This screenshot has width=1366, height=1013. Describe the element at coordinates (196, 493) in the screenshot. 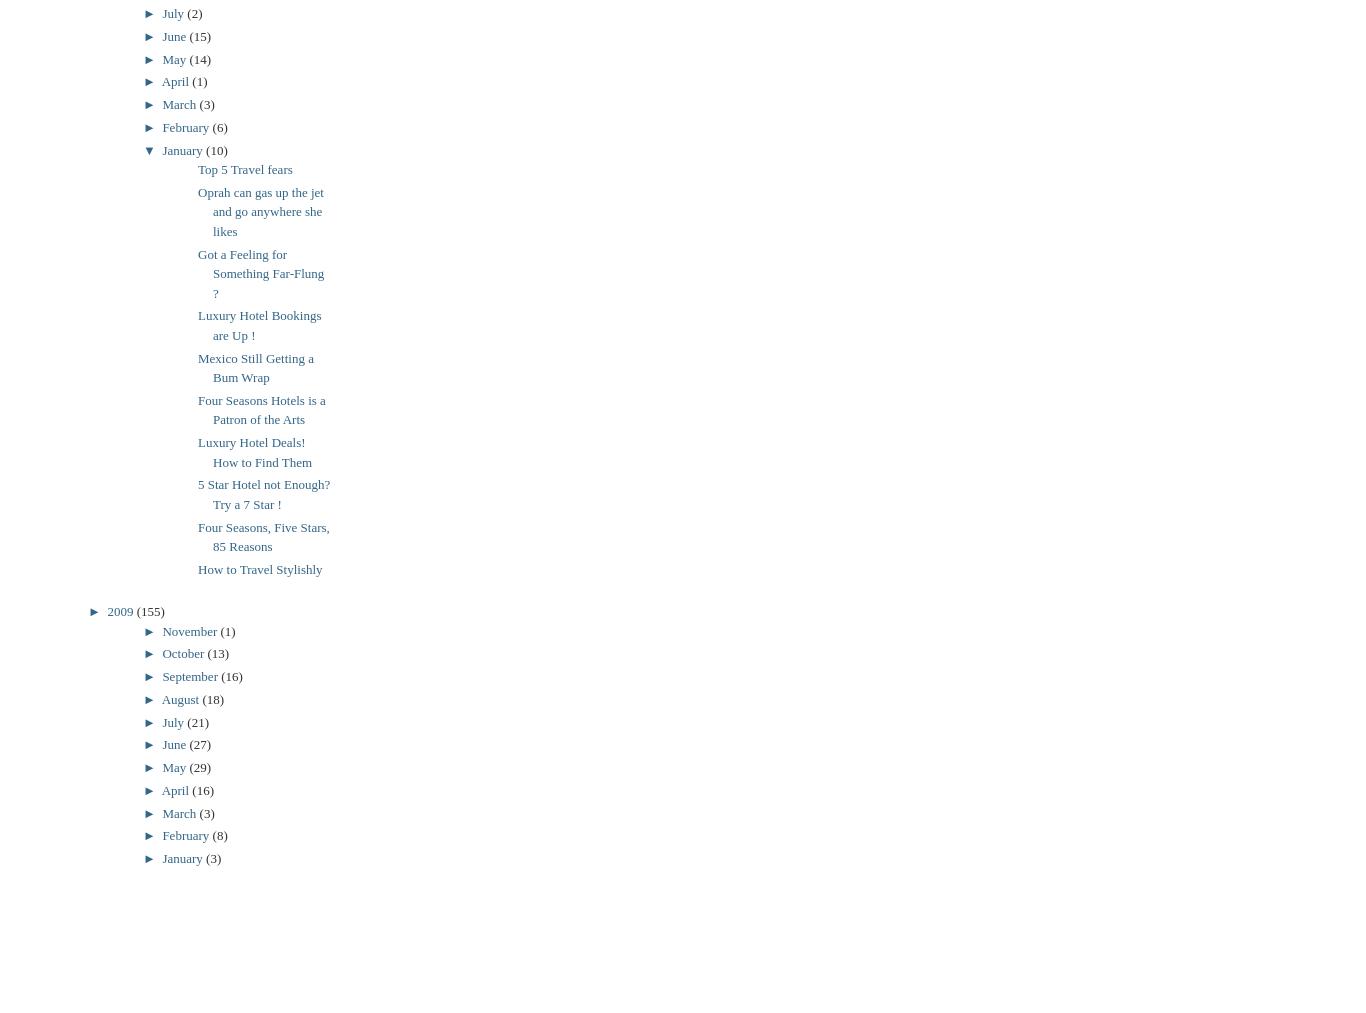

I see `'5 Star Hotel not Enough? Try a 7 Star !'` at that location.